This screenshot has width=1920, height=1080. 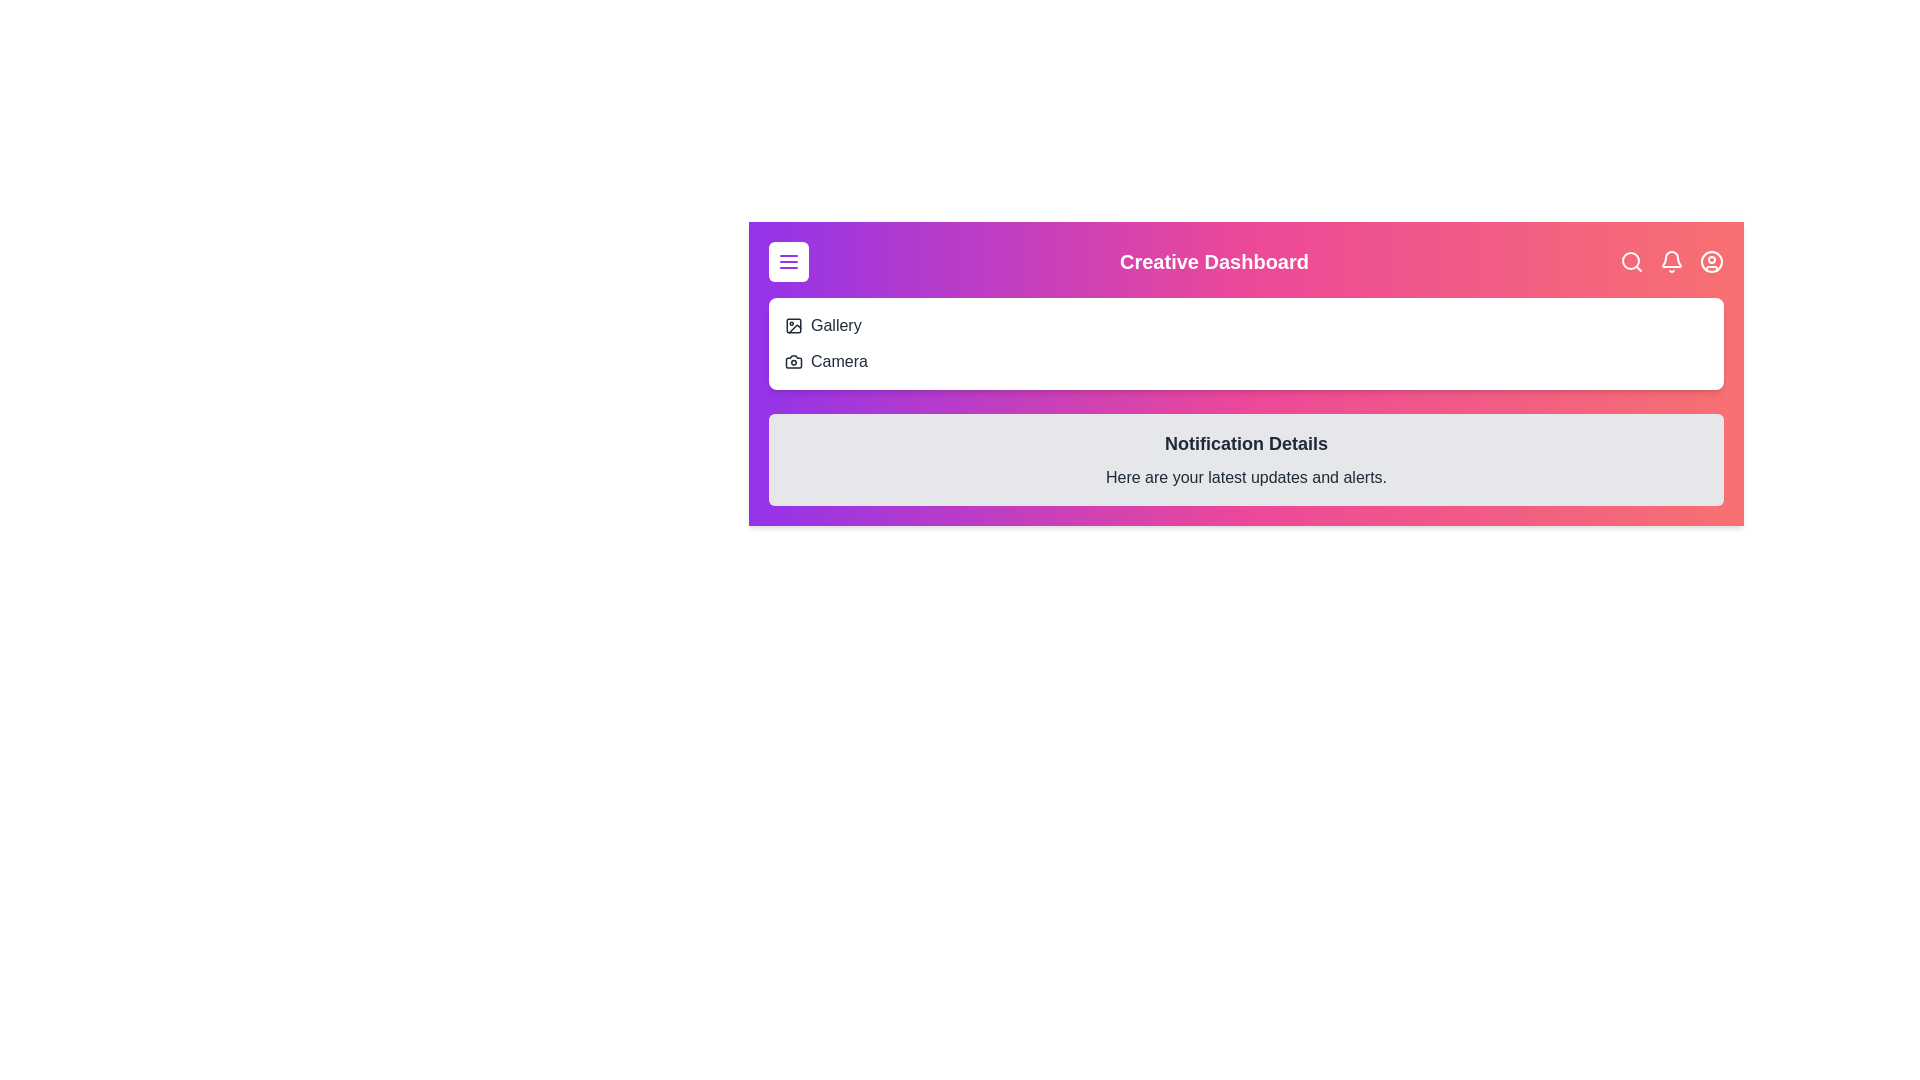 I want to click on the bell icon to toggle the notifications dialog, so click(x=1671, y=261).